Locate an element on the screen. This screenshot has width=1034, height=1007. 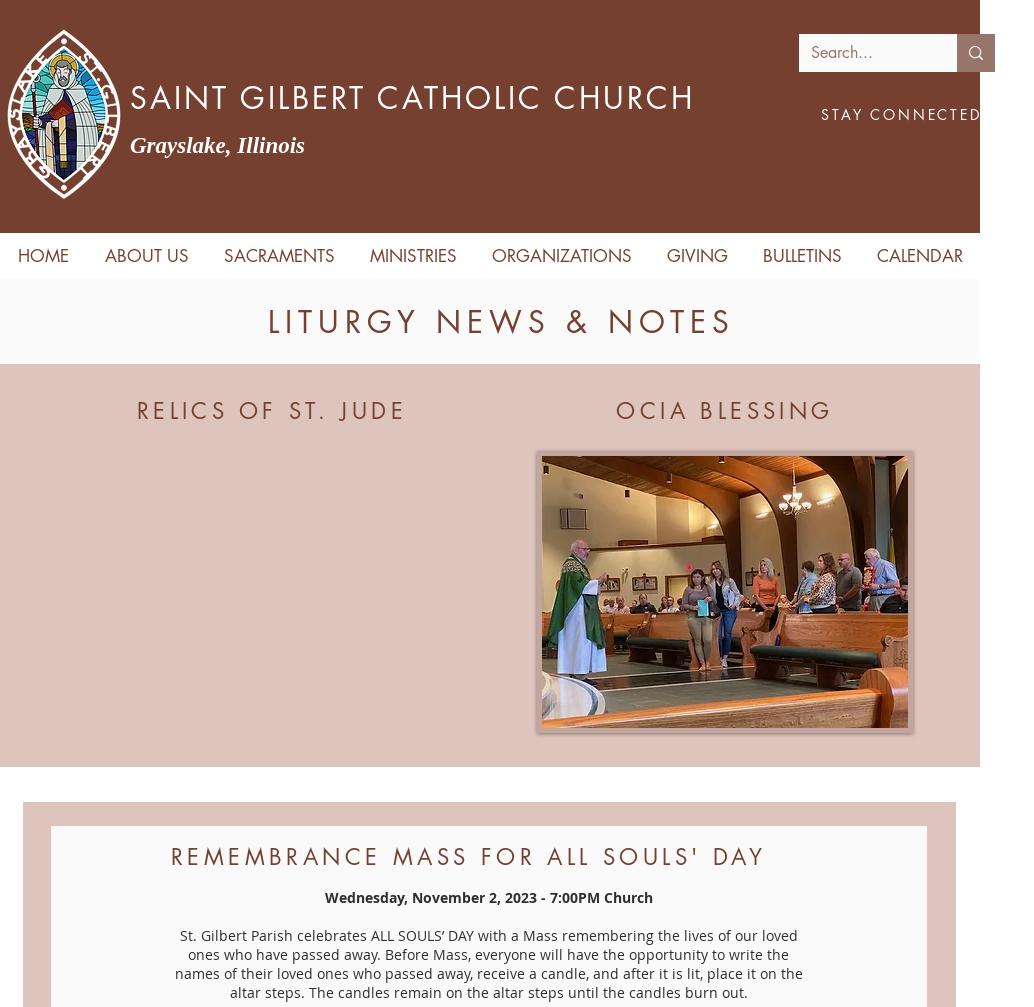
'LITURGY NEWS & NOTES' is located at coordinates (500, 322).